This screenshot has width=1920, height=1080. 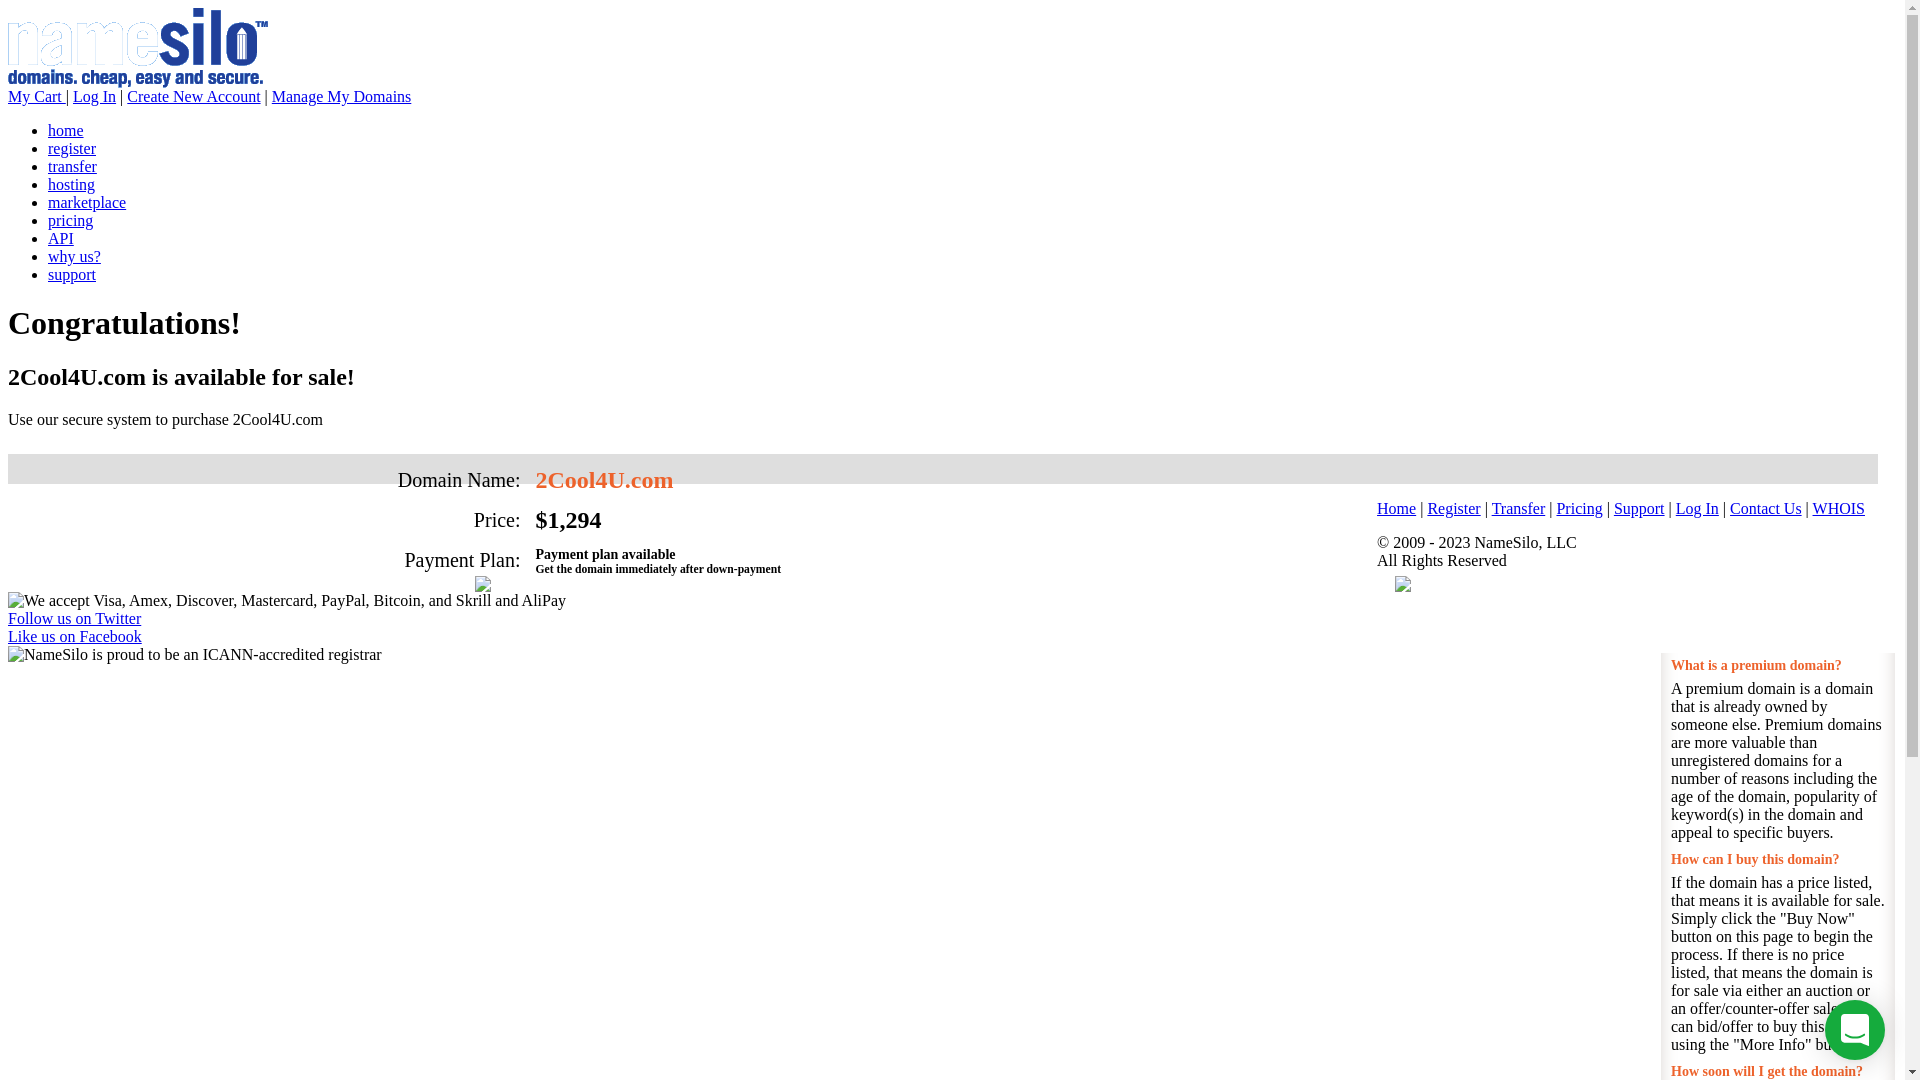 What do you see at coordinates (74, 617) in the screenshot?
I see `'Follow us on Twitter'` at bounding box center [74, 617].